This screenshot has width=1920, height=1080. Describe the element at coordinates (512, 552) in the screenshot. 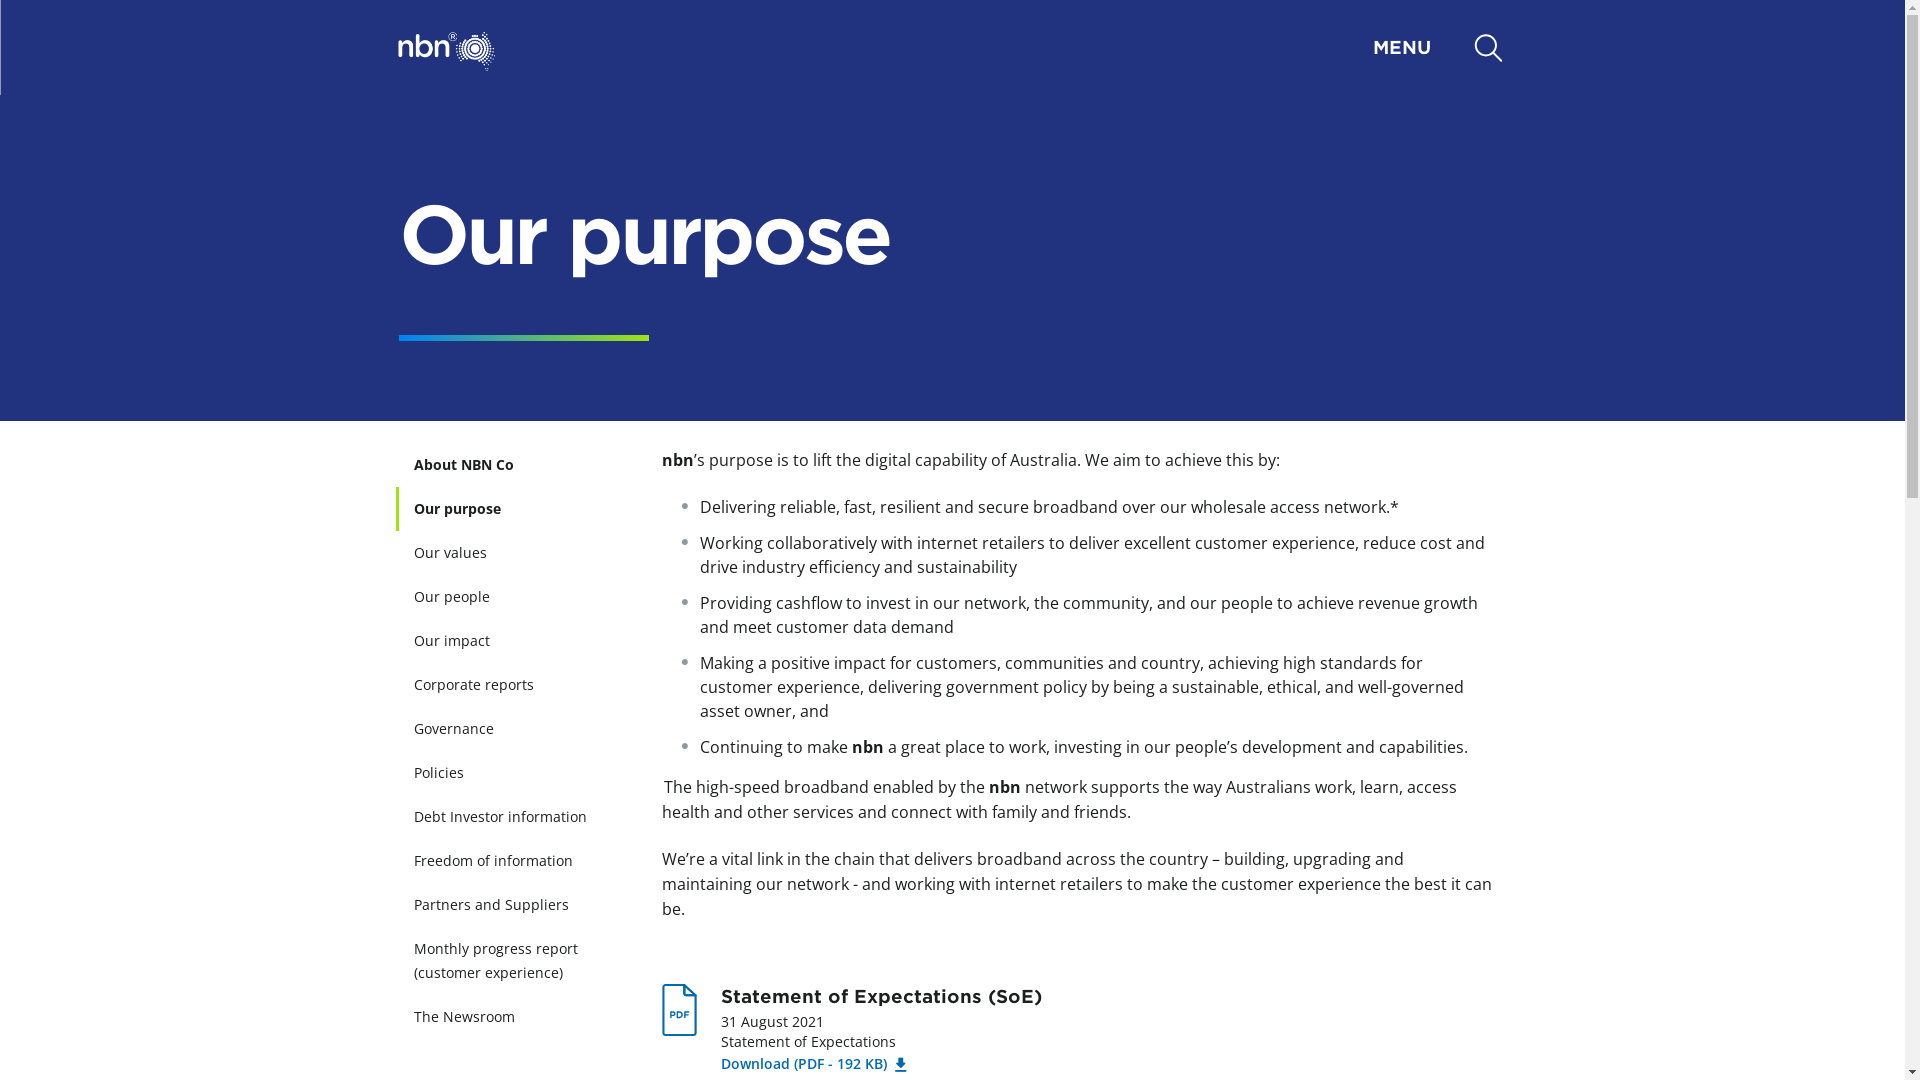

I see `'Our values'` at that location.